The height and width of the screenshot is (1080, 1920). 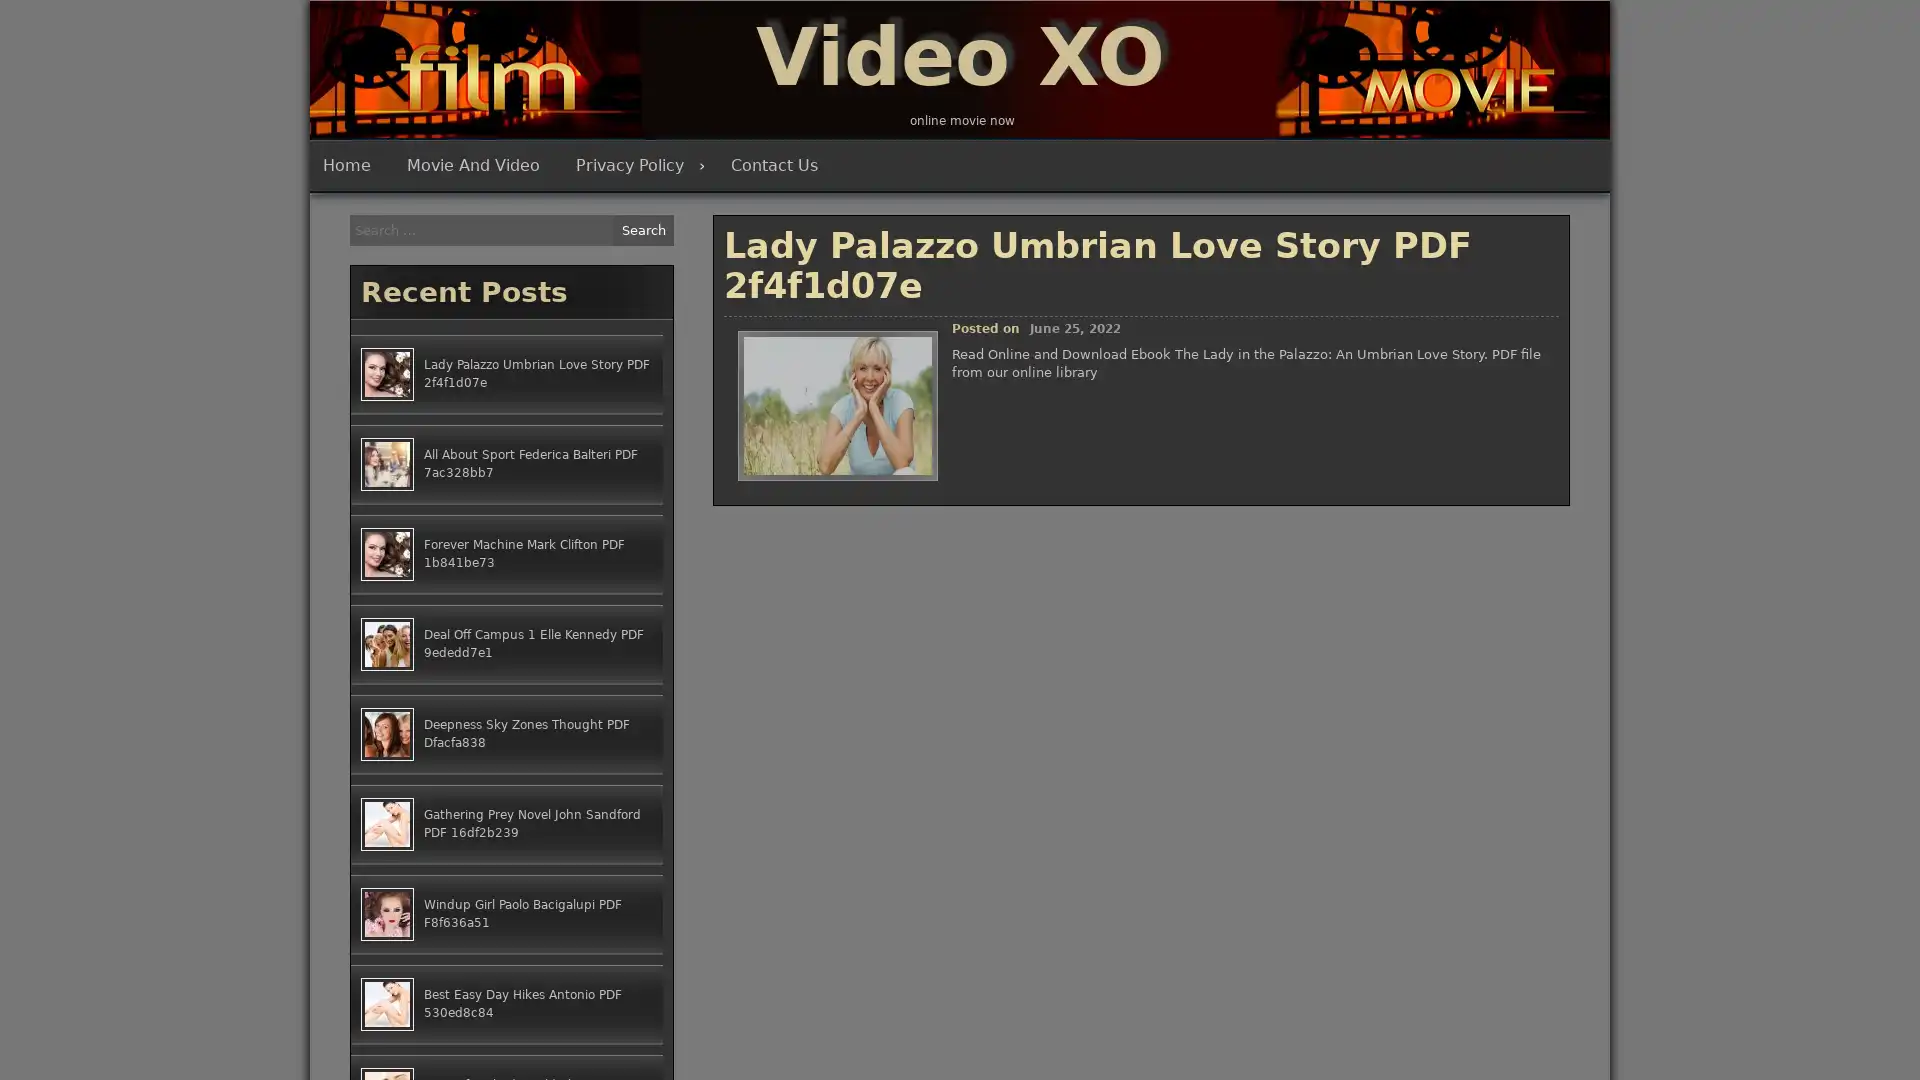 What do you see at coordinates (643, 229) in the screenshot?
I see `Search` at bounding box center [643, 229].